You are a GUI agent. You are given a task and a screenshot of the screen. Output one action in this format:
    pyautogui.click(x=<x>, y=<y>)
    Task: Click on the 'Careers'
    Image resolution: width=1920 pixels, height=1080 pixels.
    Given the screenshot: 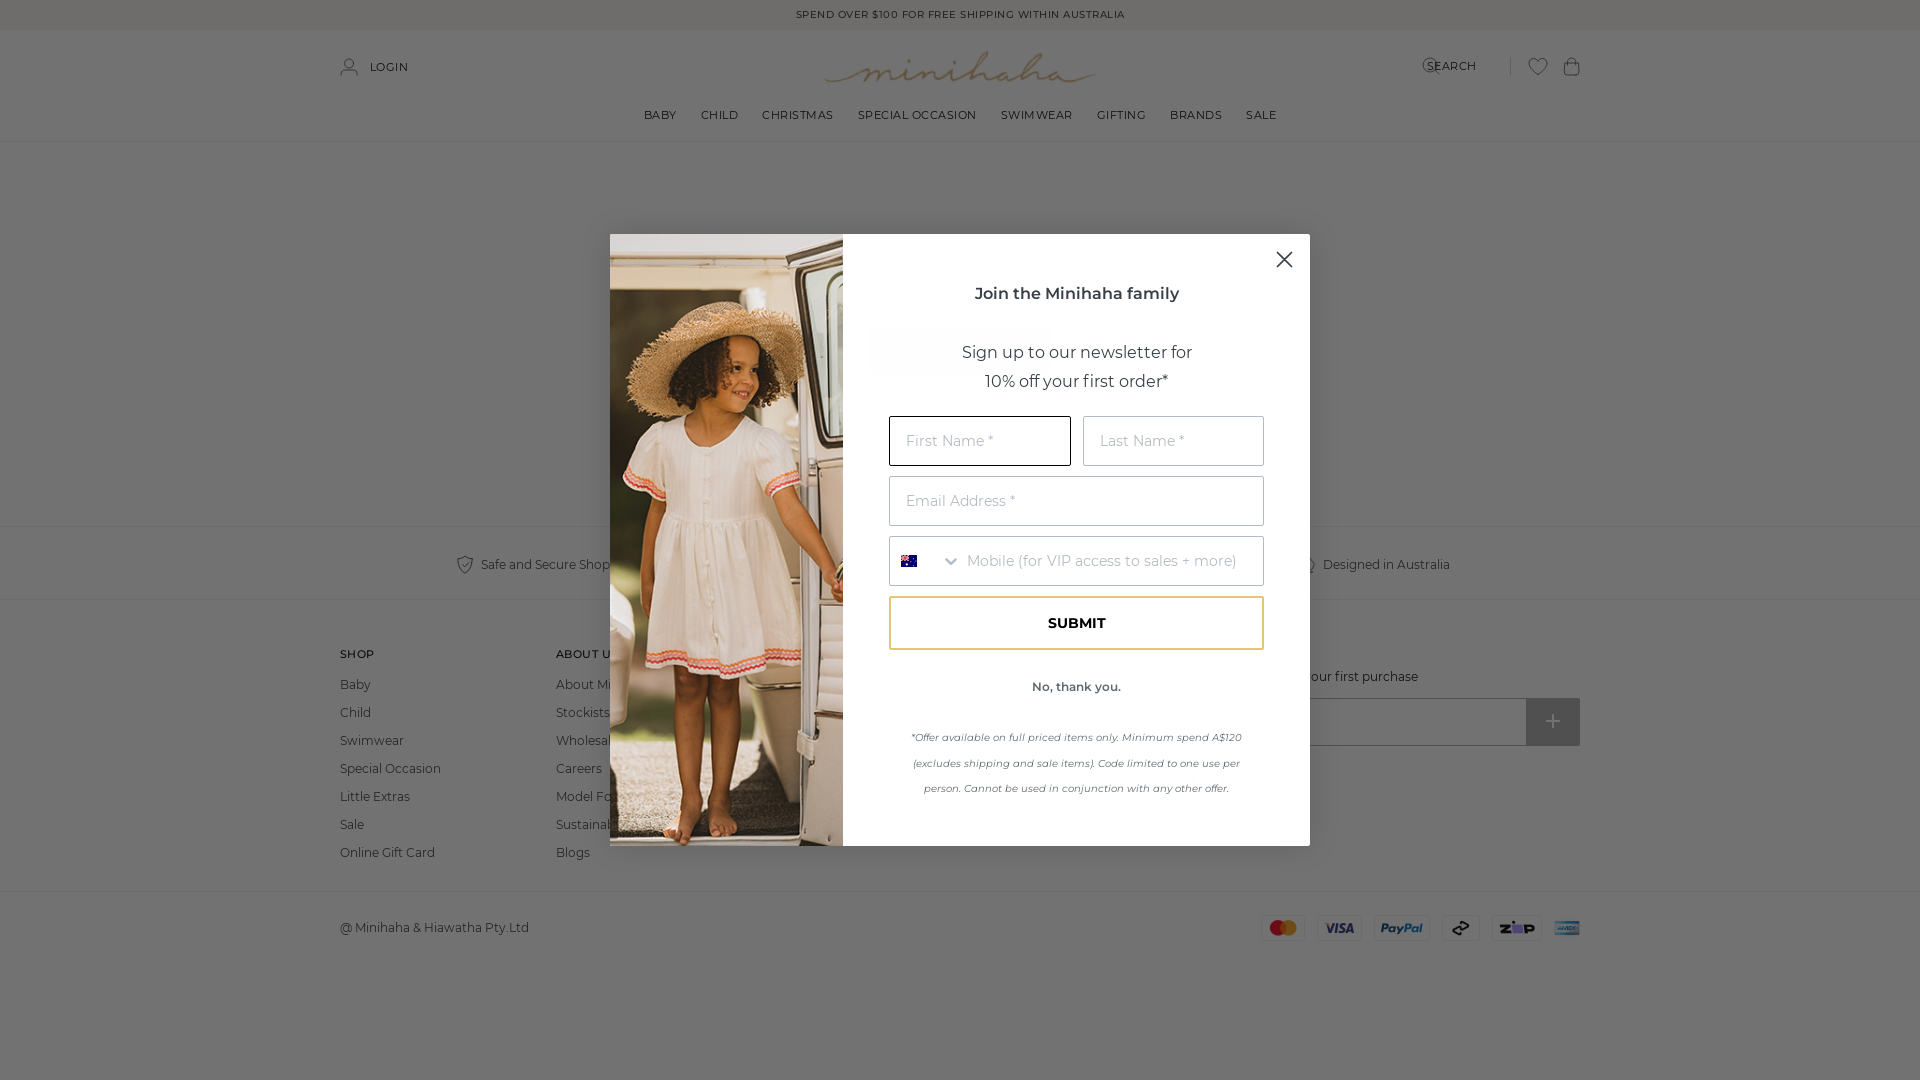 What is the action you would take?
    pyautogui.click(x=578, y=767)
    